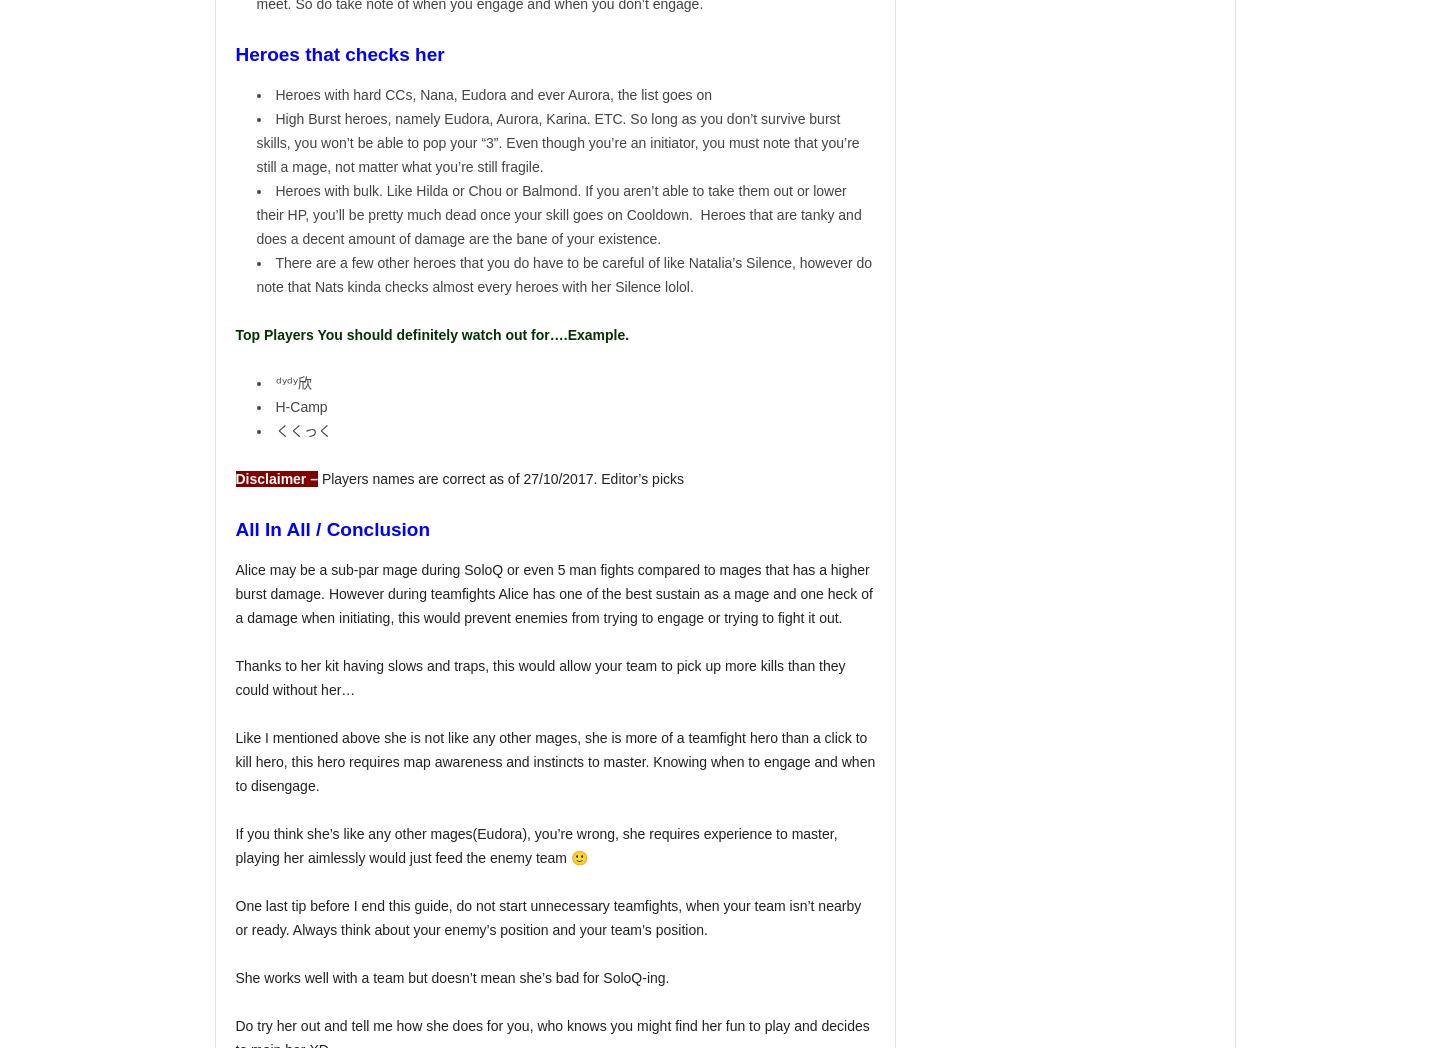  I want to click on 'Players names are correct as of 27/10/2017. Editor’s picks', so click(500, 478).